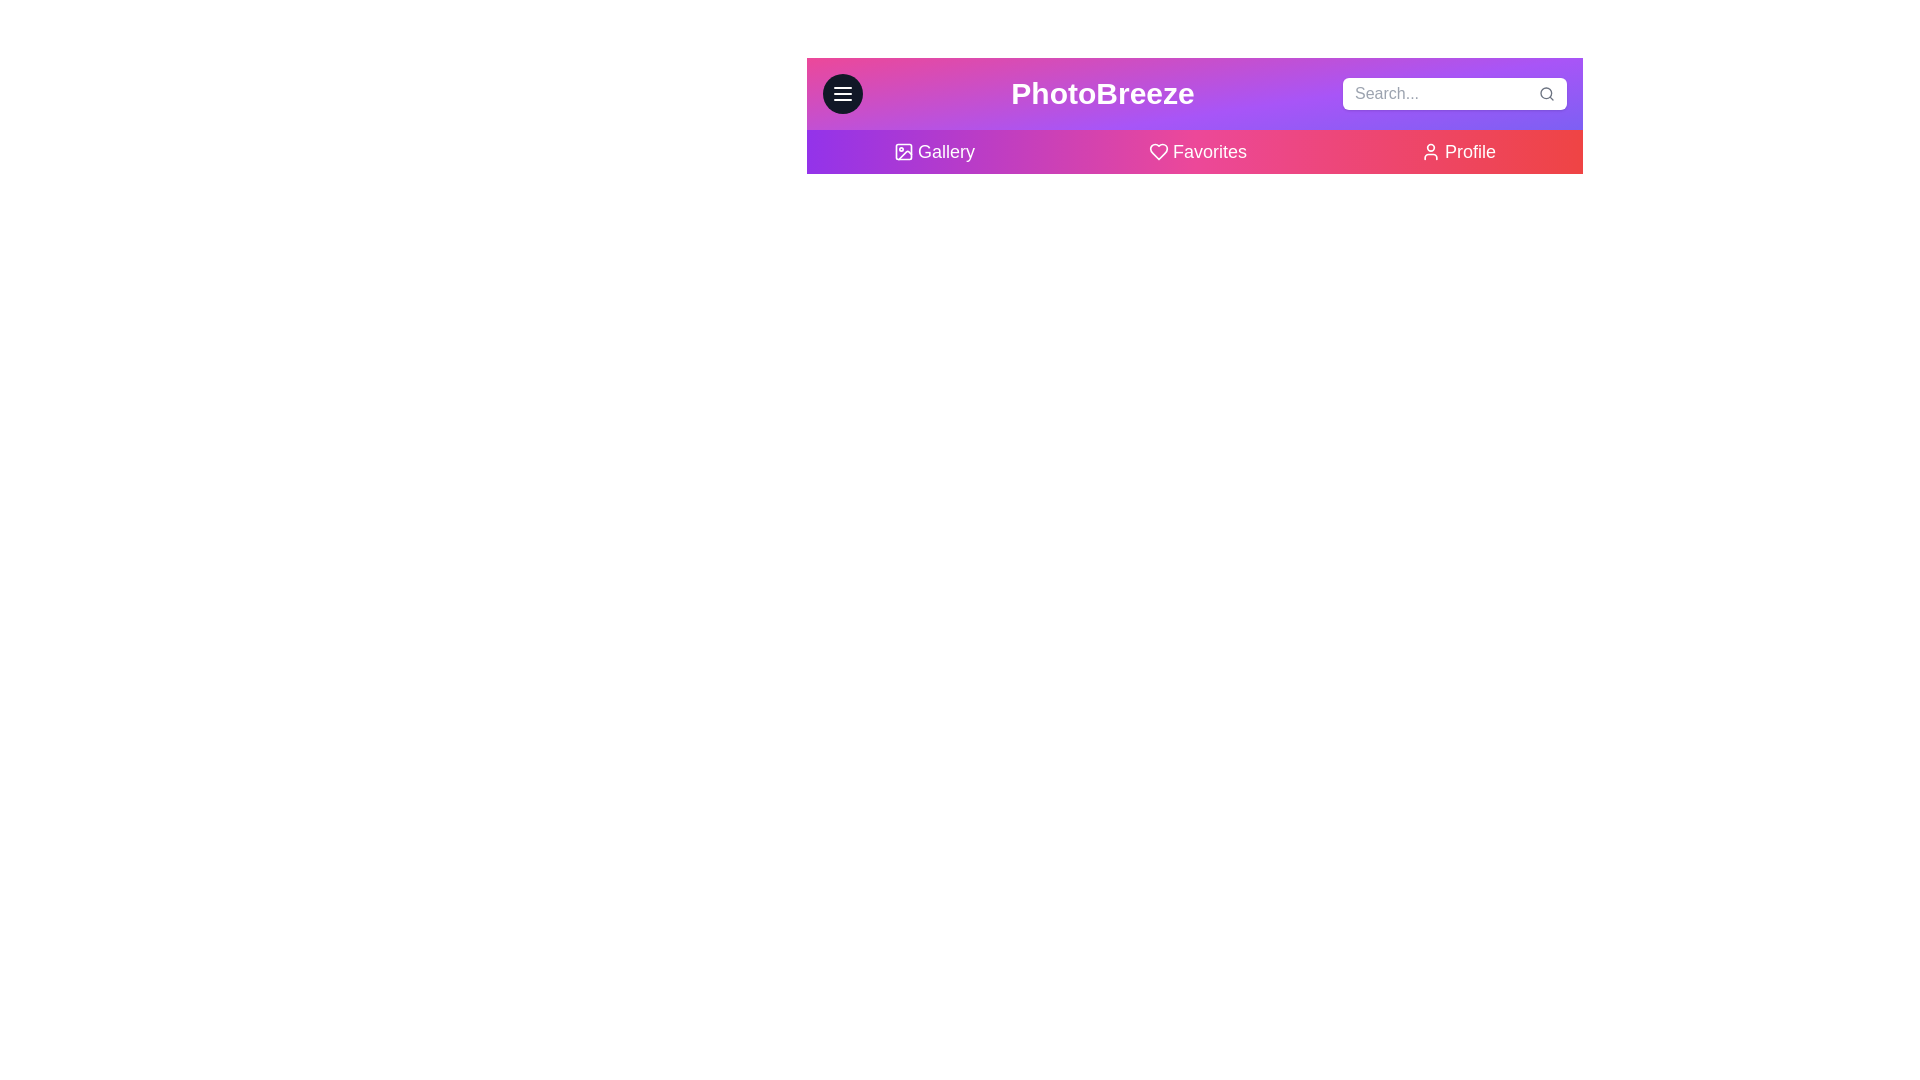 The width and height of the screenshot is (1920, 1080). Describe the element at coordinates (1458, 150) in the screenshot. I see `the 'Profile' button to navigate to the Profile section` at that location.